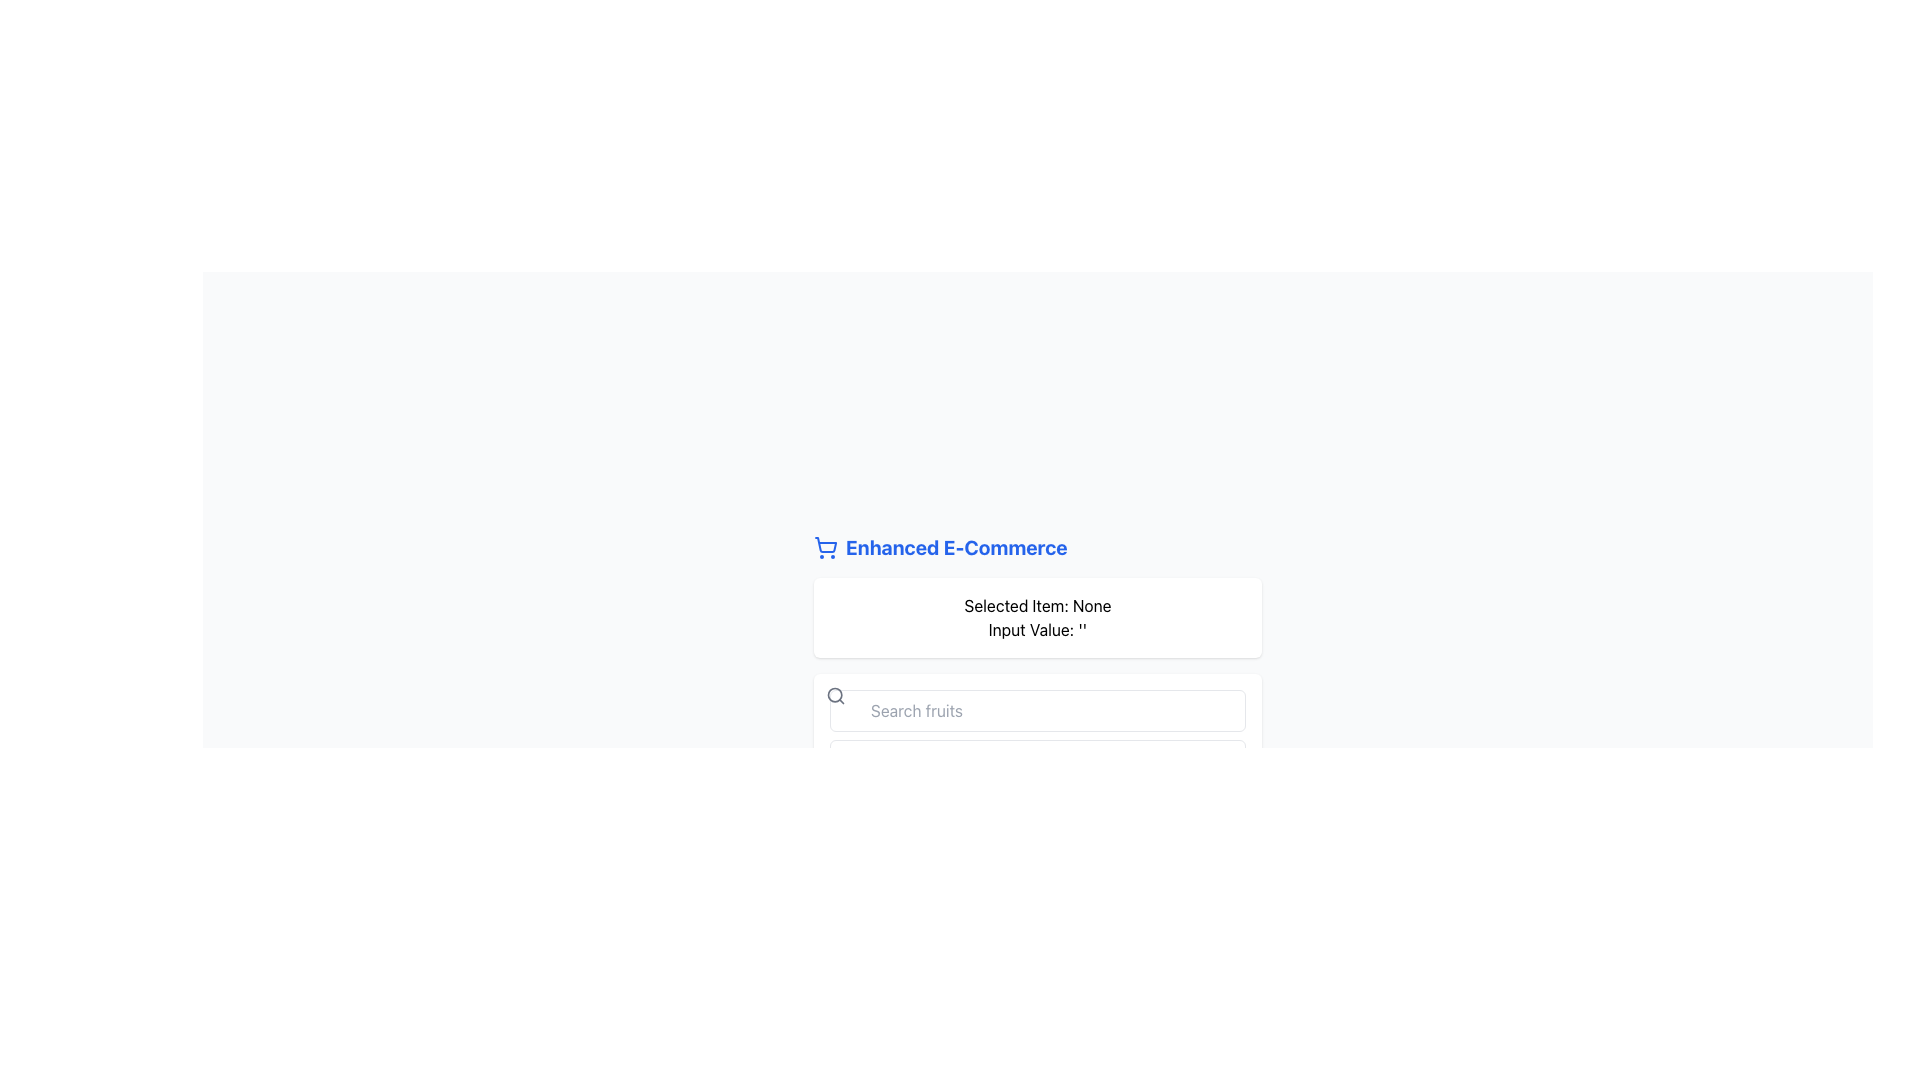 The width and height of the screenshot is (1920, 1080). What do you see at coordinates (835, 694) in the screenshot?
I see `the search input field associated with the search icon located at the top-left corner of the search bar, to enable users to enter search queries` at bounding box center [835, 694].